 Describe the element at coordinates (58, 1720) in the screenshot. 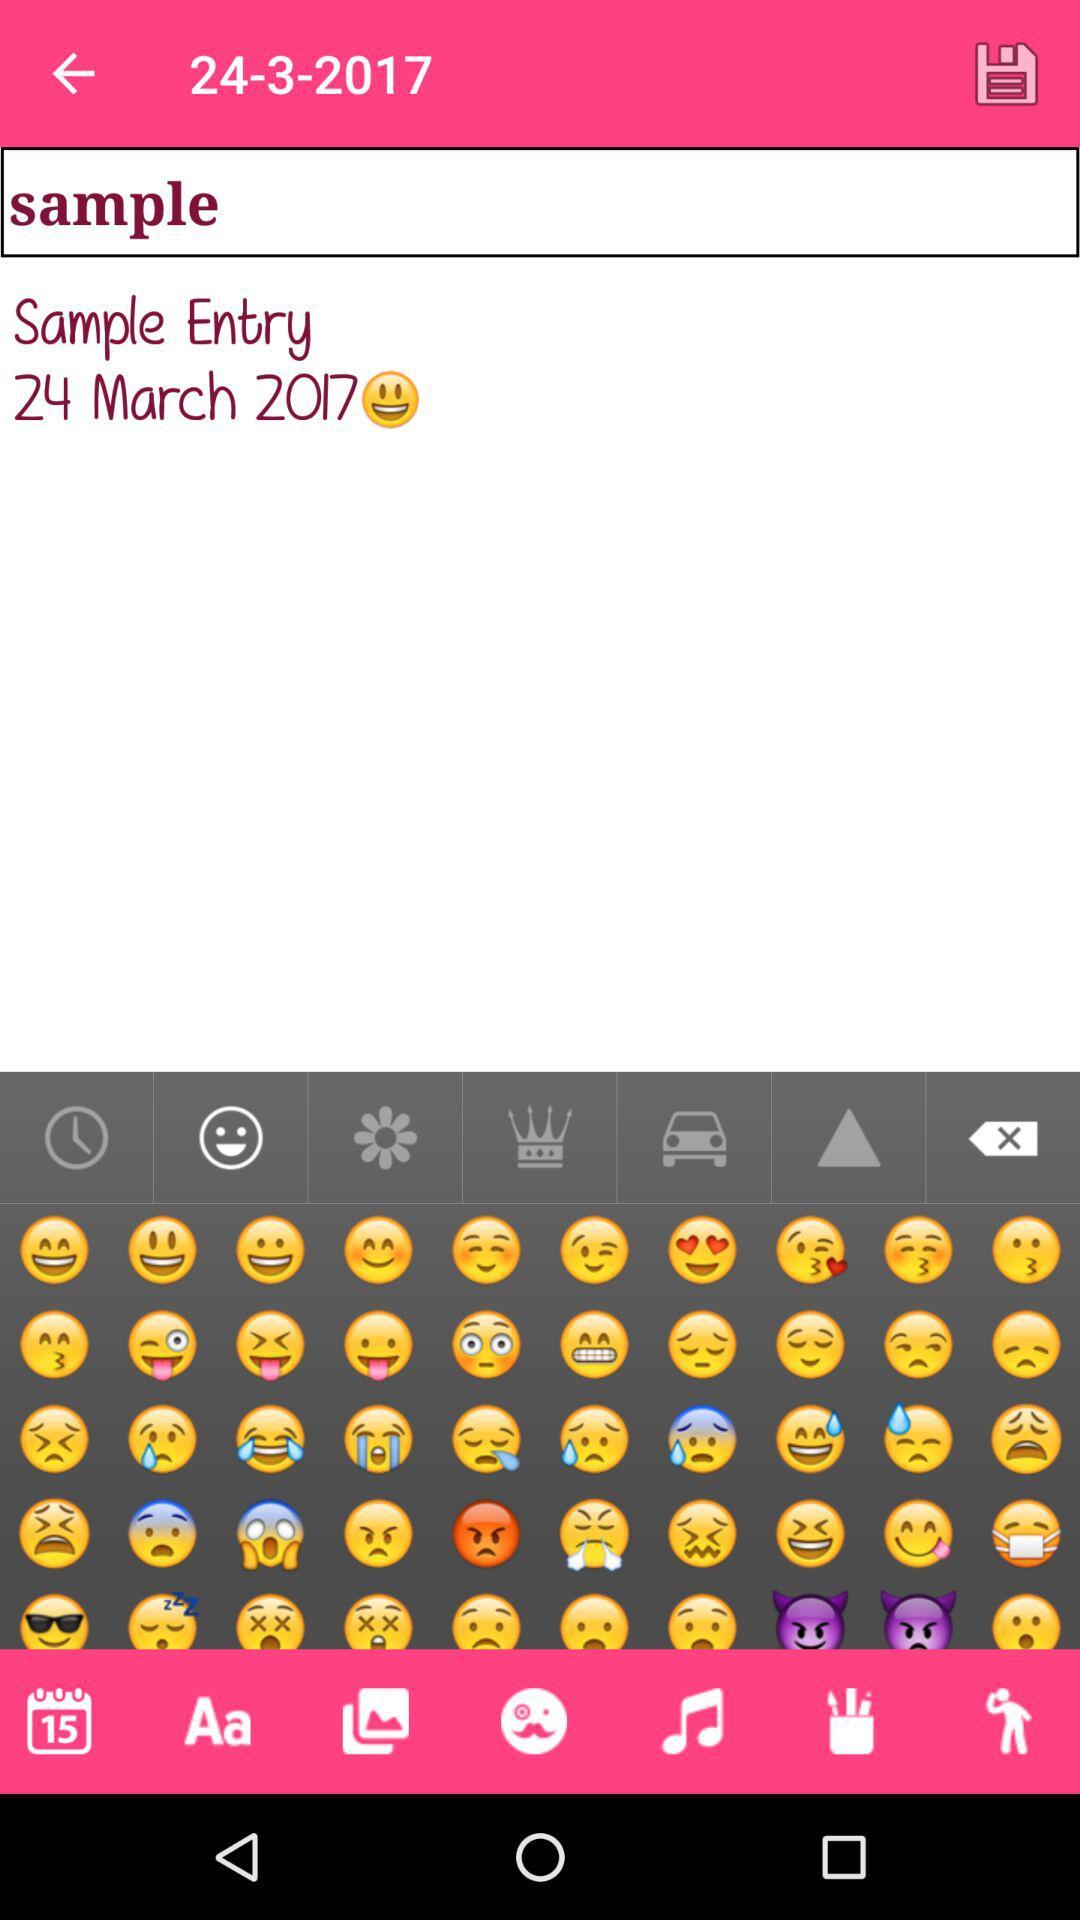

I see `the date_range icon` at that location.